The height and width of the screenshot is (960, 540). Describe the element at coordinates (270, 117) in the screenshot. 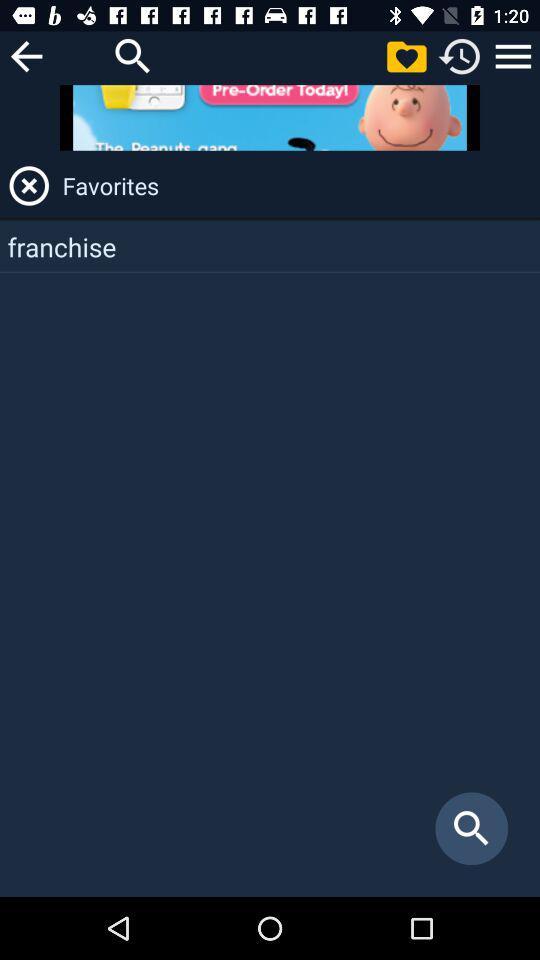

I see `advertisement` at that location.